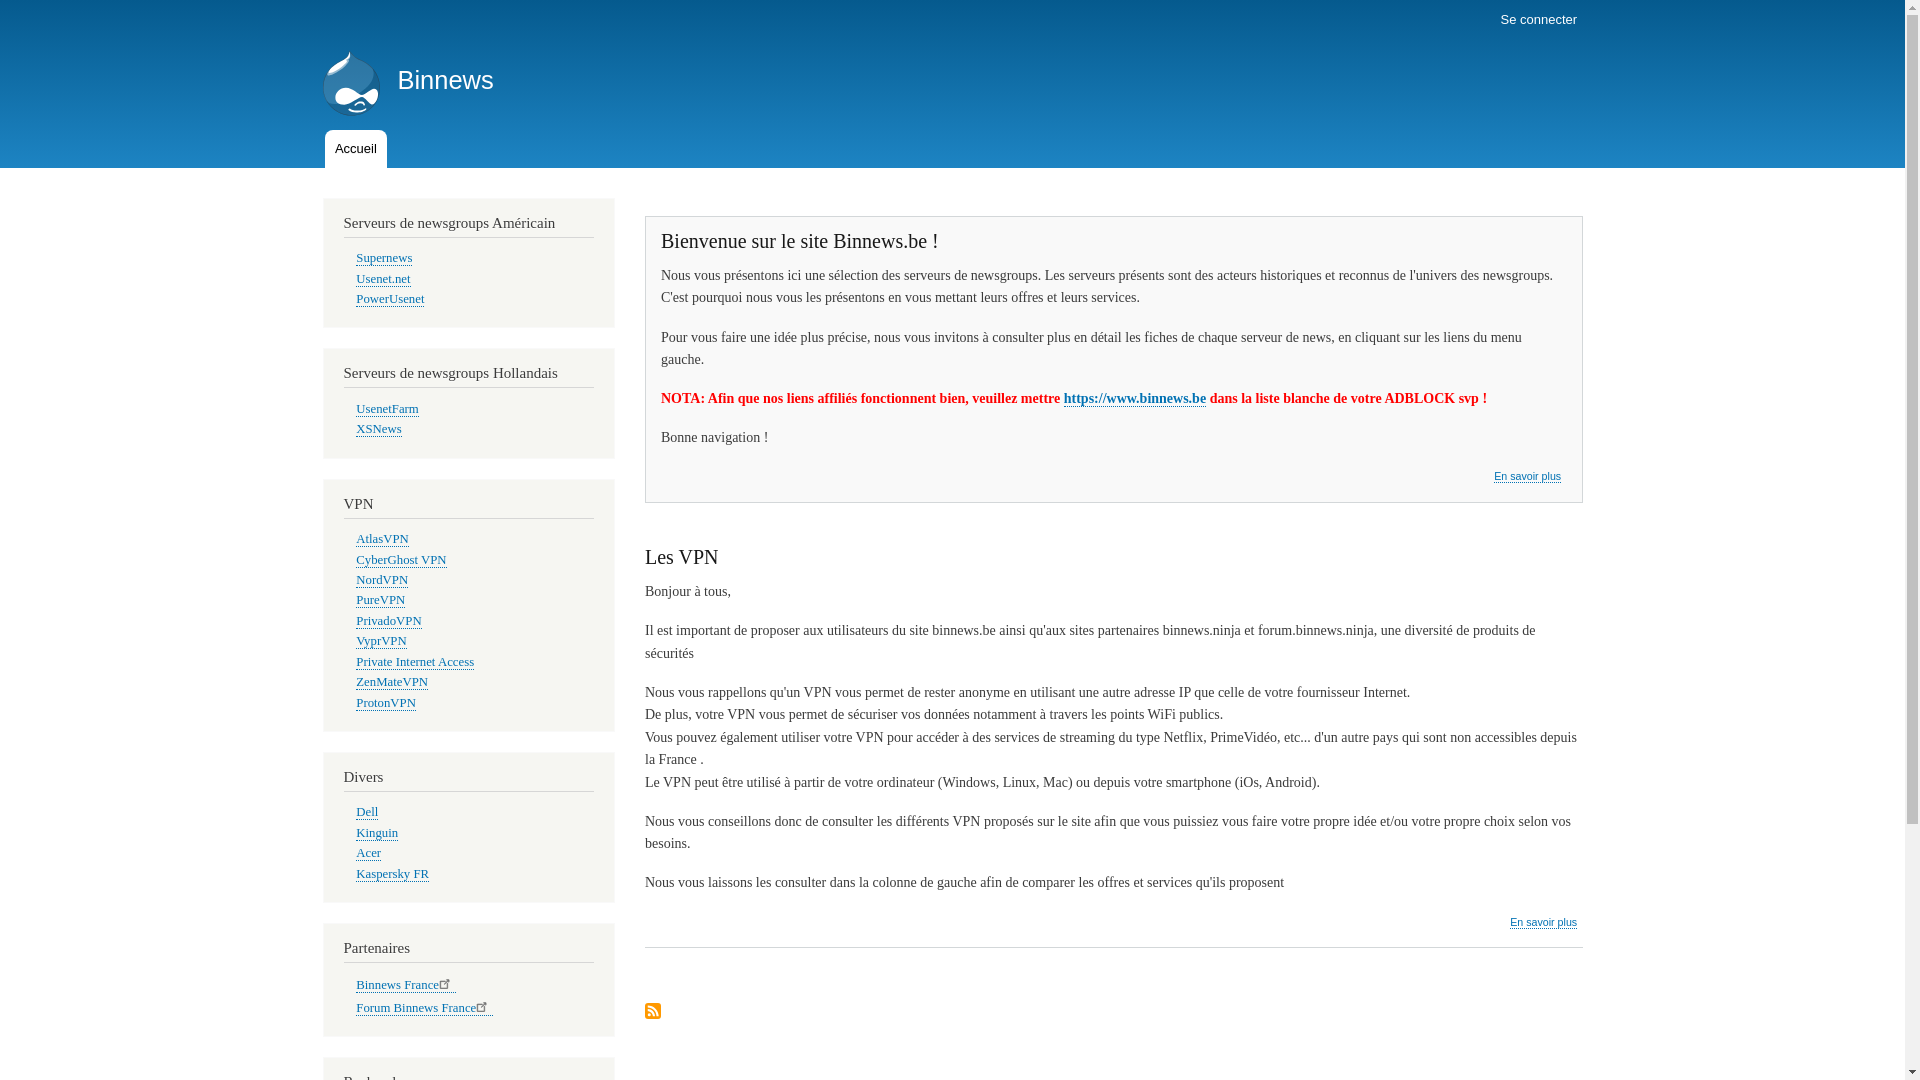 The image size is (1920, 1080). What do you see at coordinates (392, 873) in the screenshot?
I see `'Kaspersky FR'` at bounding box center [392, 873].